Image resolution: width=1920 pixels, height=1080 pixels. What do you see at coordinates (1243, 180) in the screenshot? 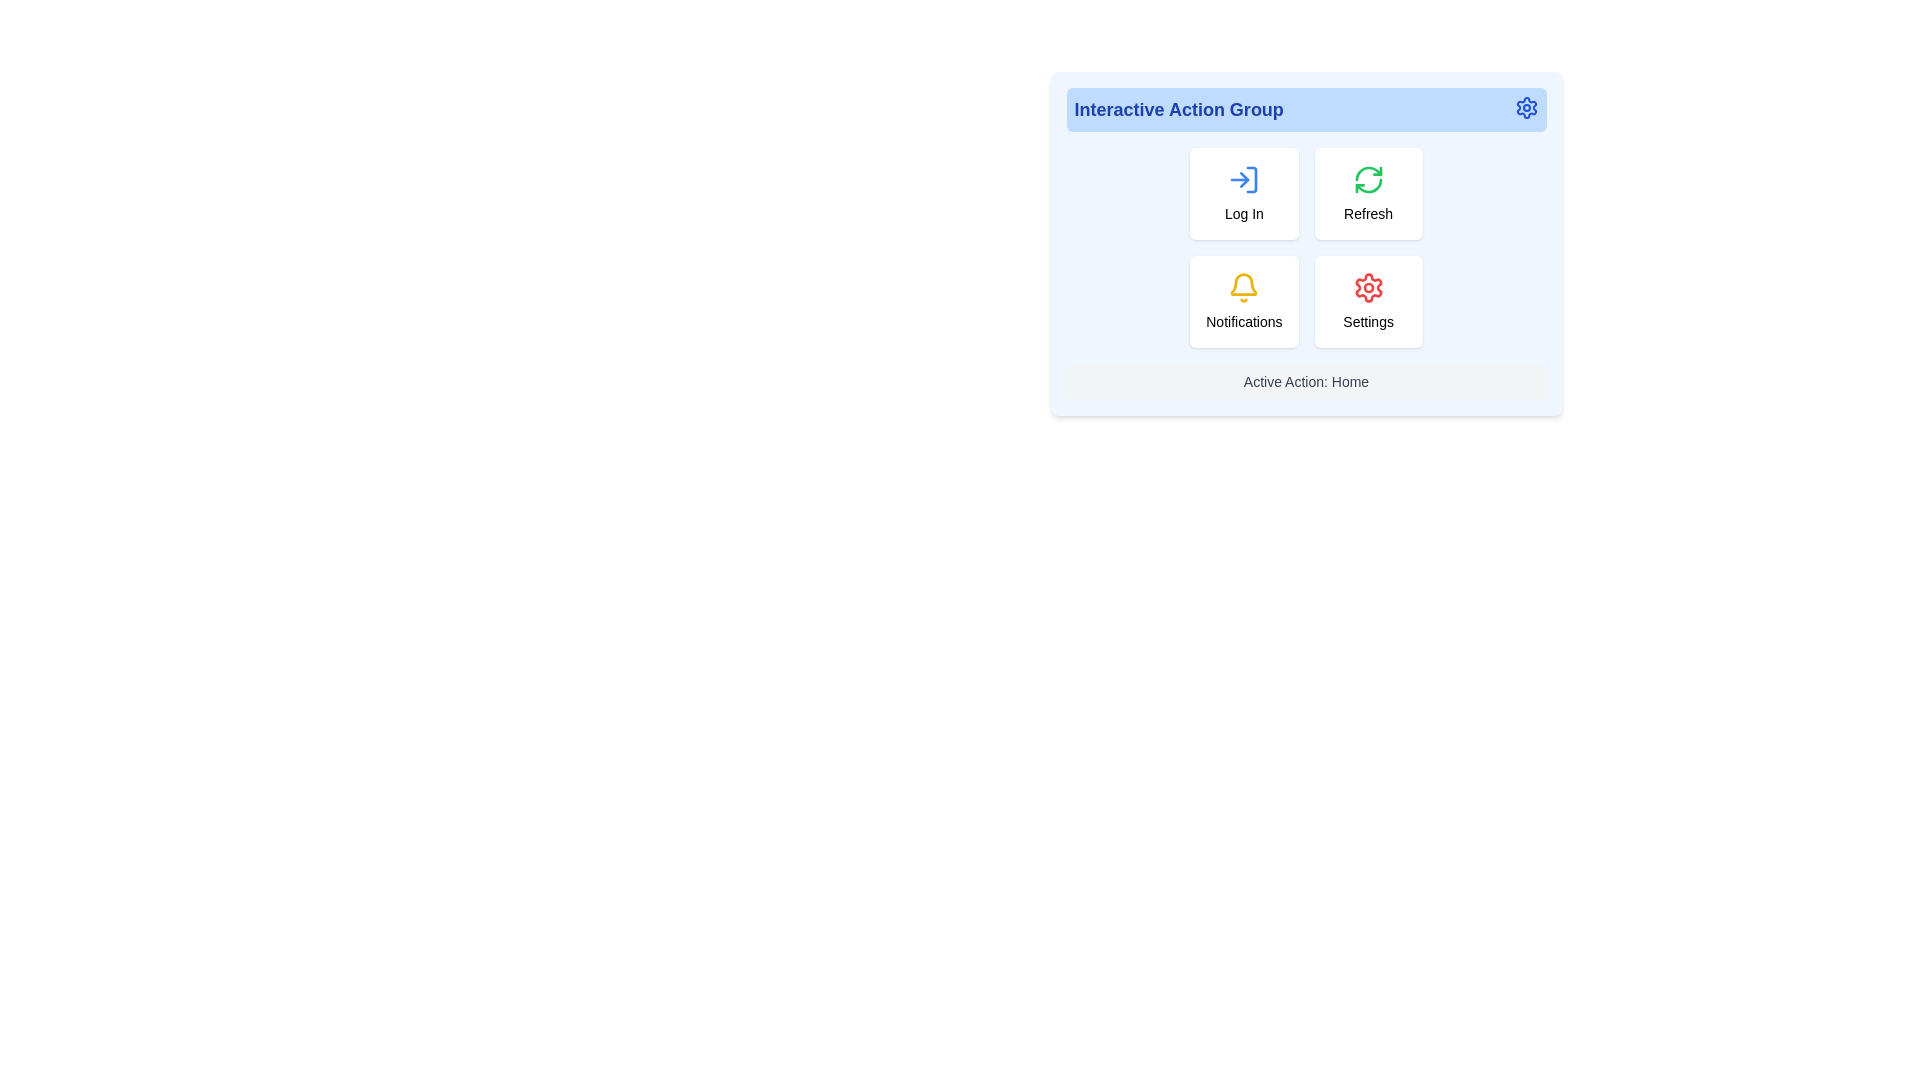
I see `'log in' icon, which features a blue arrow pointing right and a partial outline of a door, positioned in the upper left corner of the 'Interactive Action Group' section above the 'Log In' text` at bounding box center [1243, 180].